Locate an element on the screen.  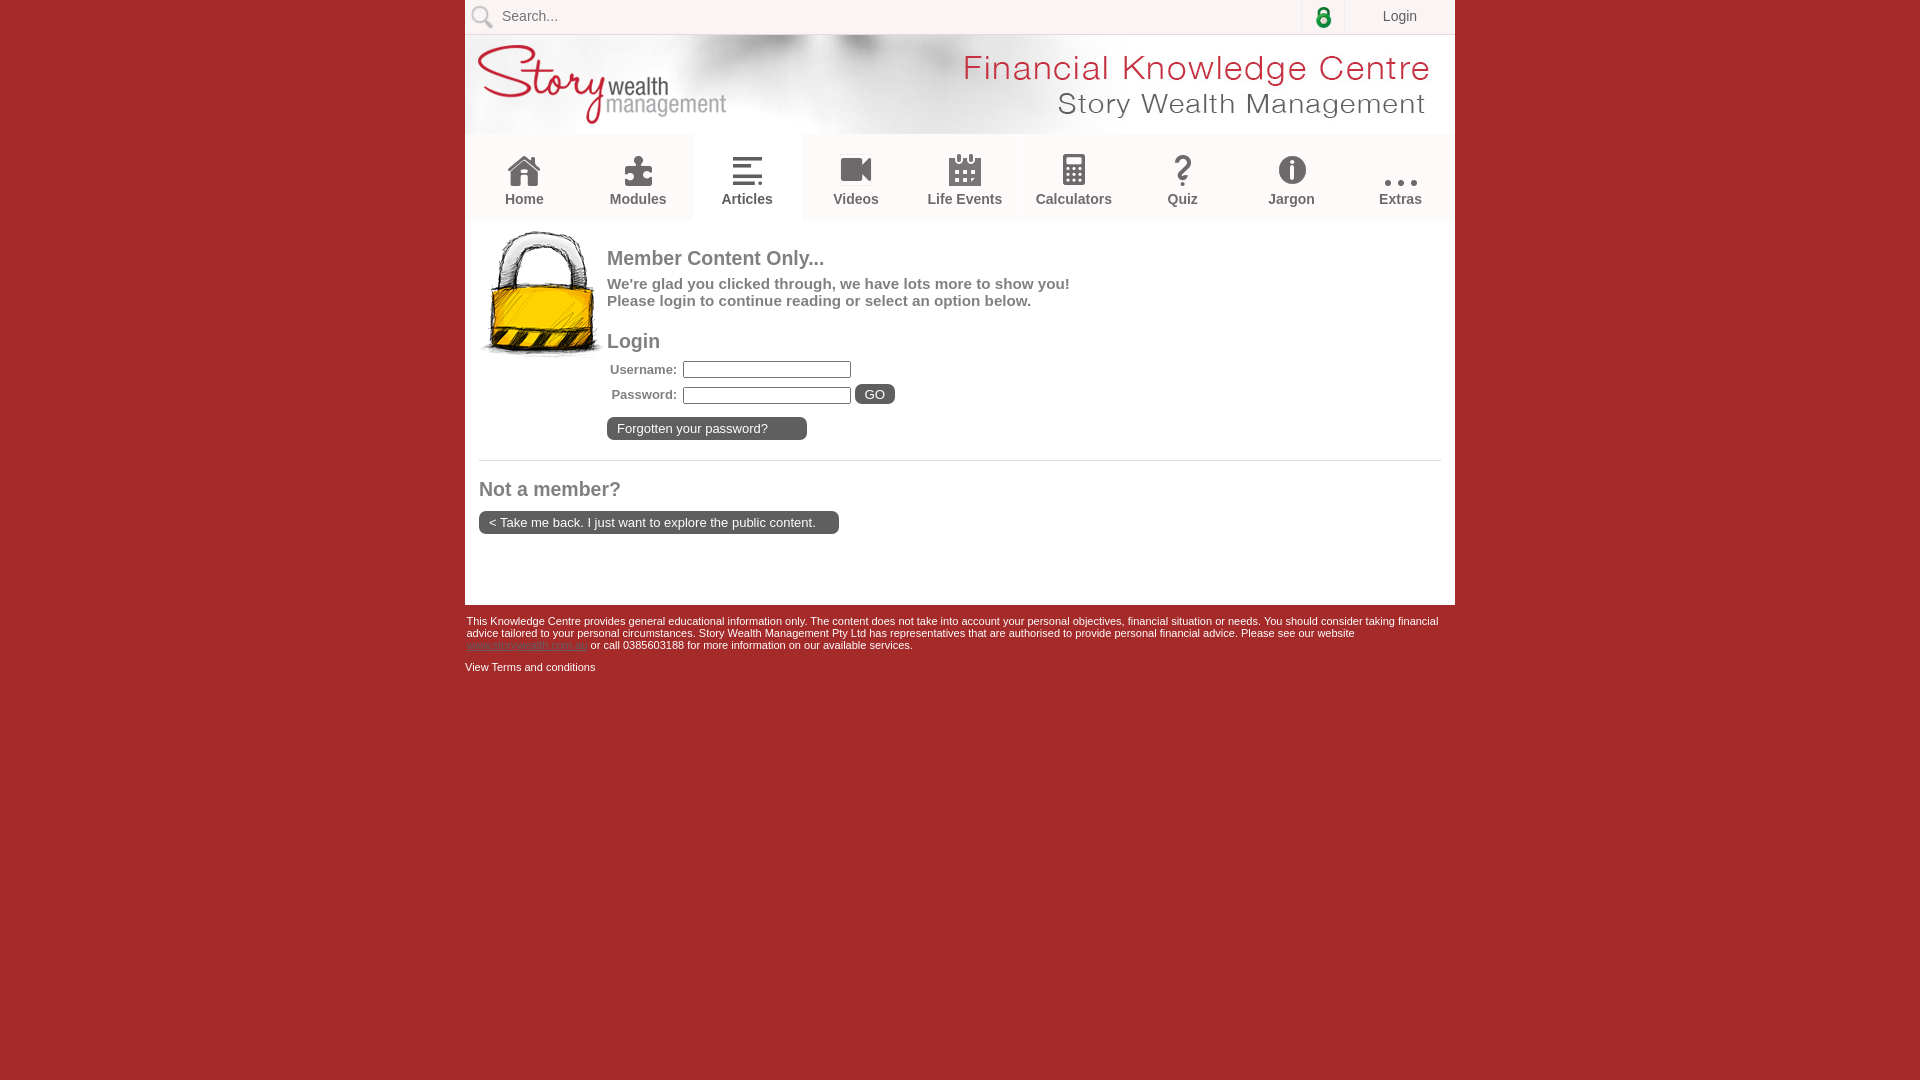
'Quiz' is located at coordinates (1182, 181).